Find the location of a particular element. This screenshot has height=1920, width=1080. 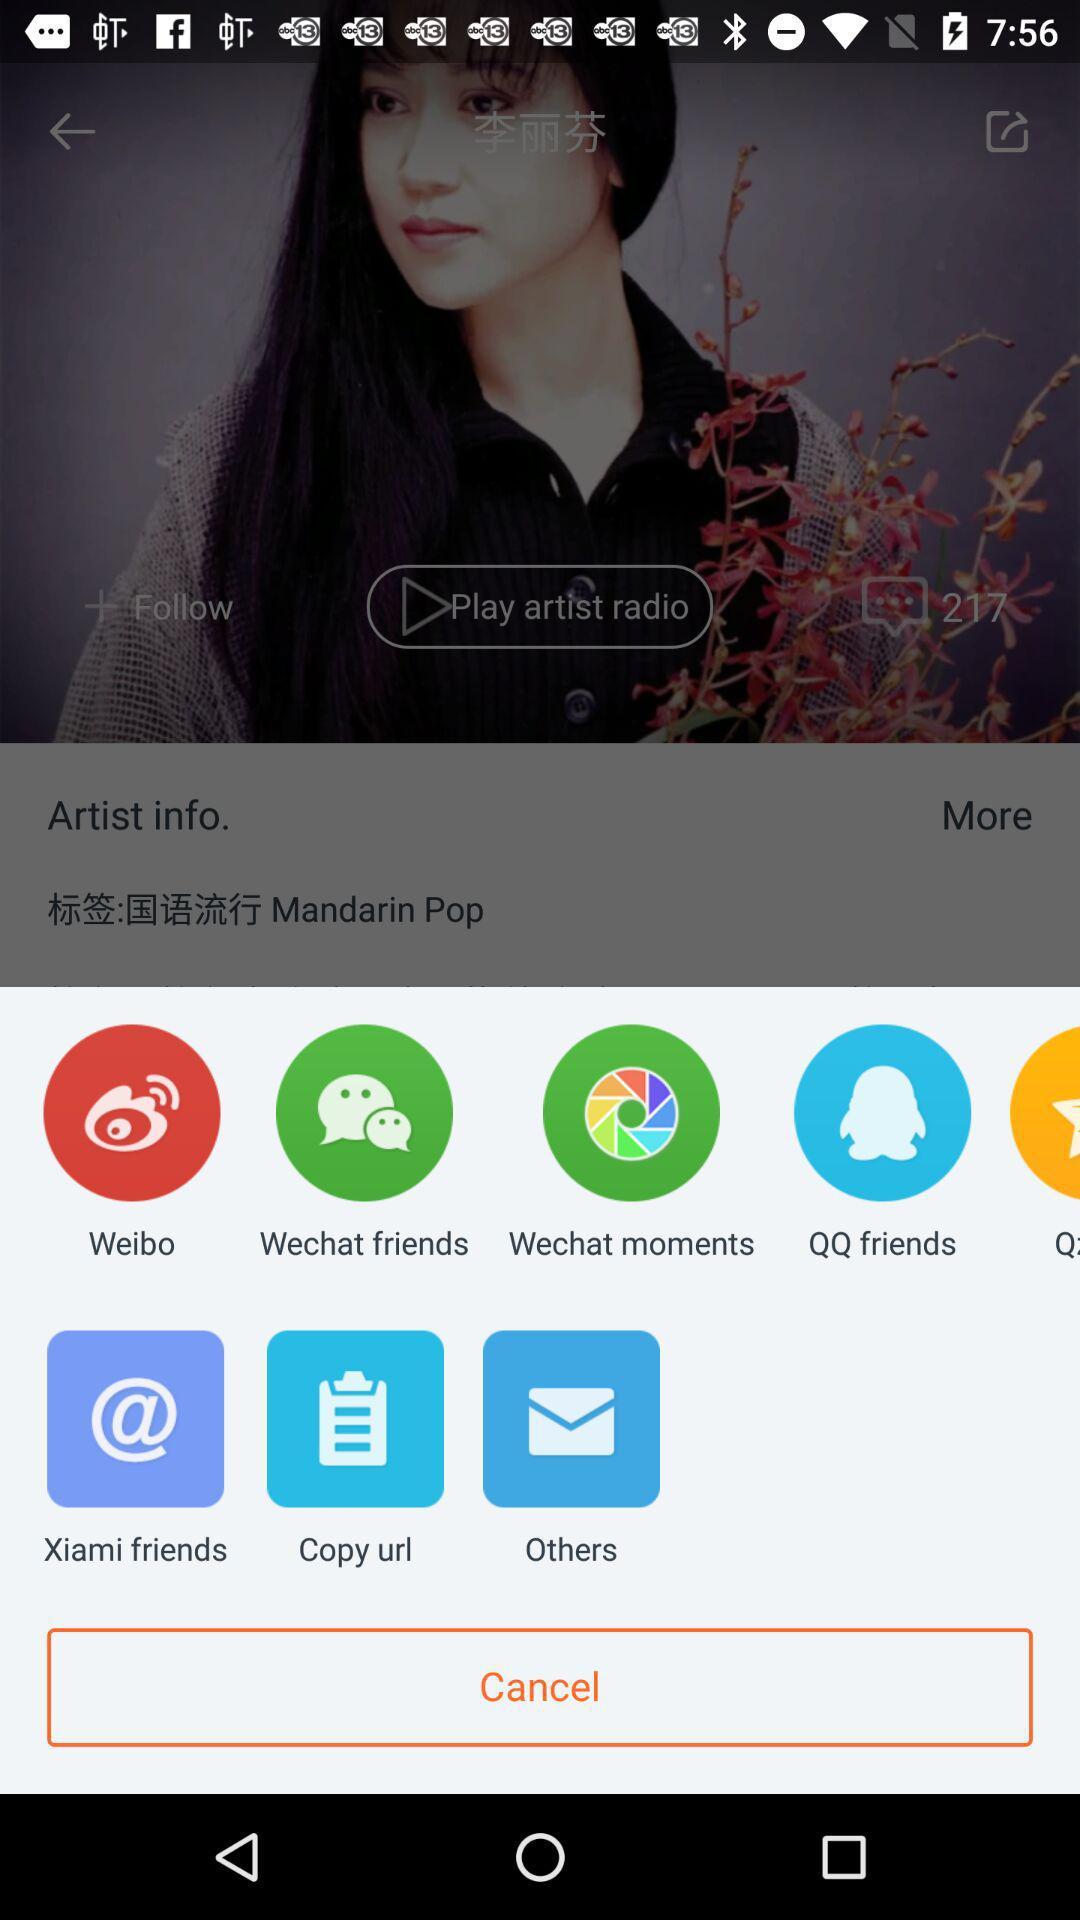

icon next to the wechat friends app is located at coordinates (131, 1144).